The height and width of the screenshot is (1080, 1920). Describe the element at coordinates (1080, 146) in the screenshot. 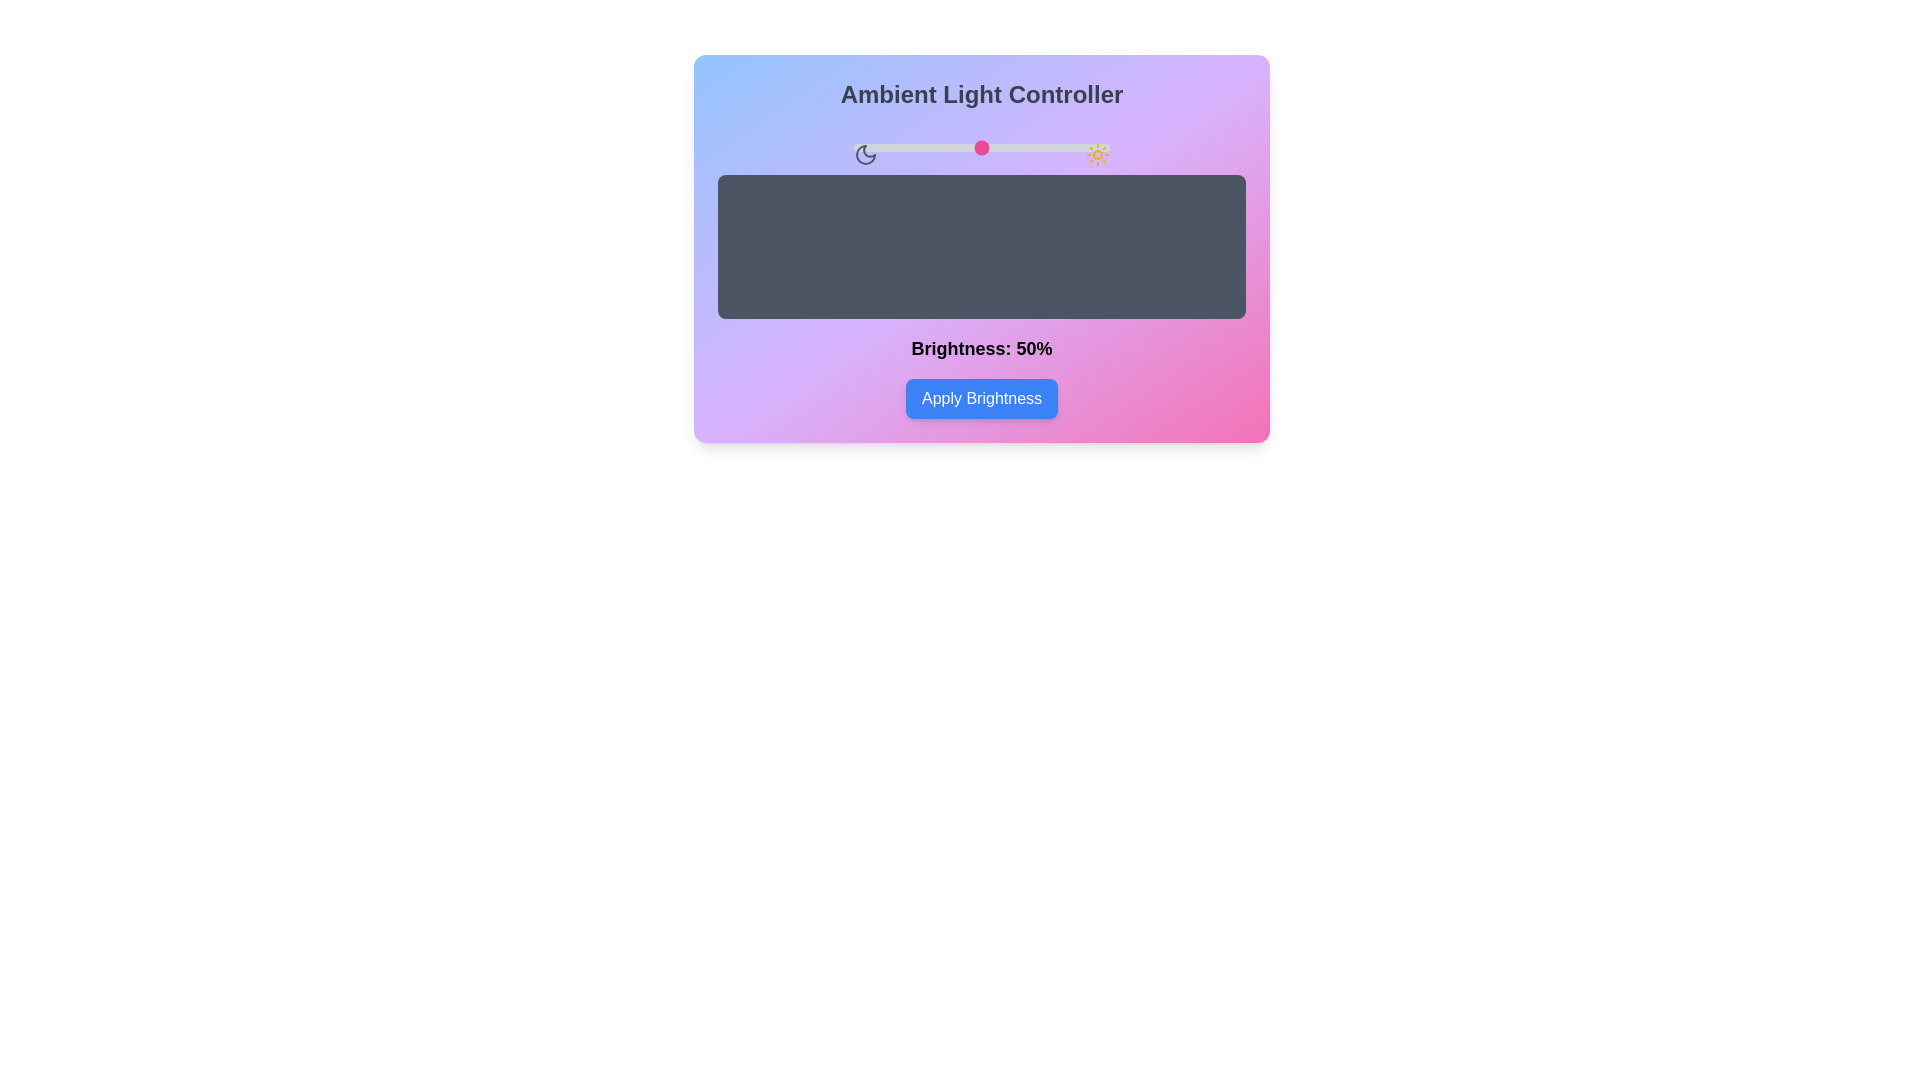

I see `the brightness slider to 89% to observe the change in the preview area` at that location.